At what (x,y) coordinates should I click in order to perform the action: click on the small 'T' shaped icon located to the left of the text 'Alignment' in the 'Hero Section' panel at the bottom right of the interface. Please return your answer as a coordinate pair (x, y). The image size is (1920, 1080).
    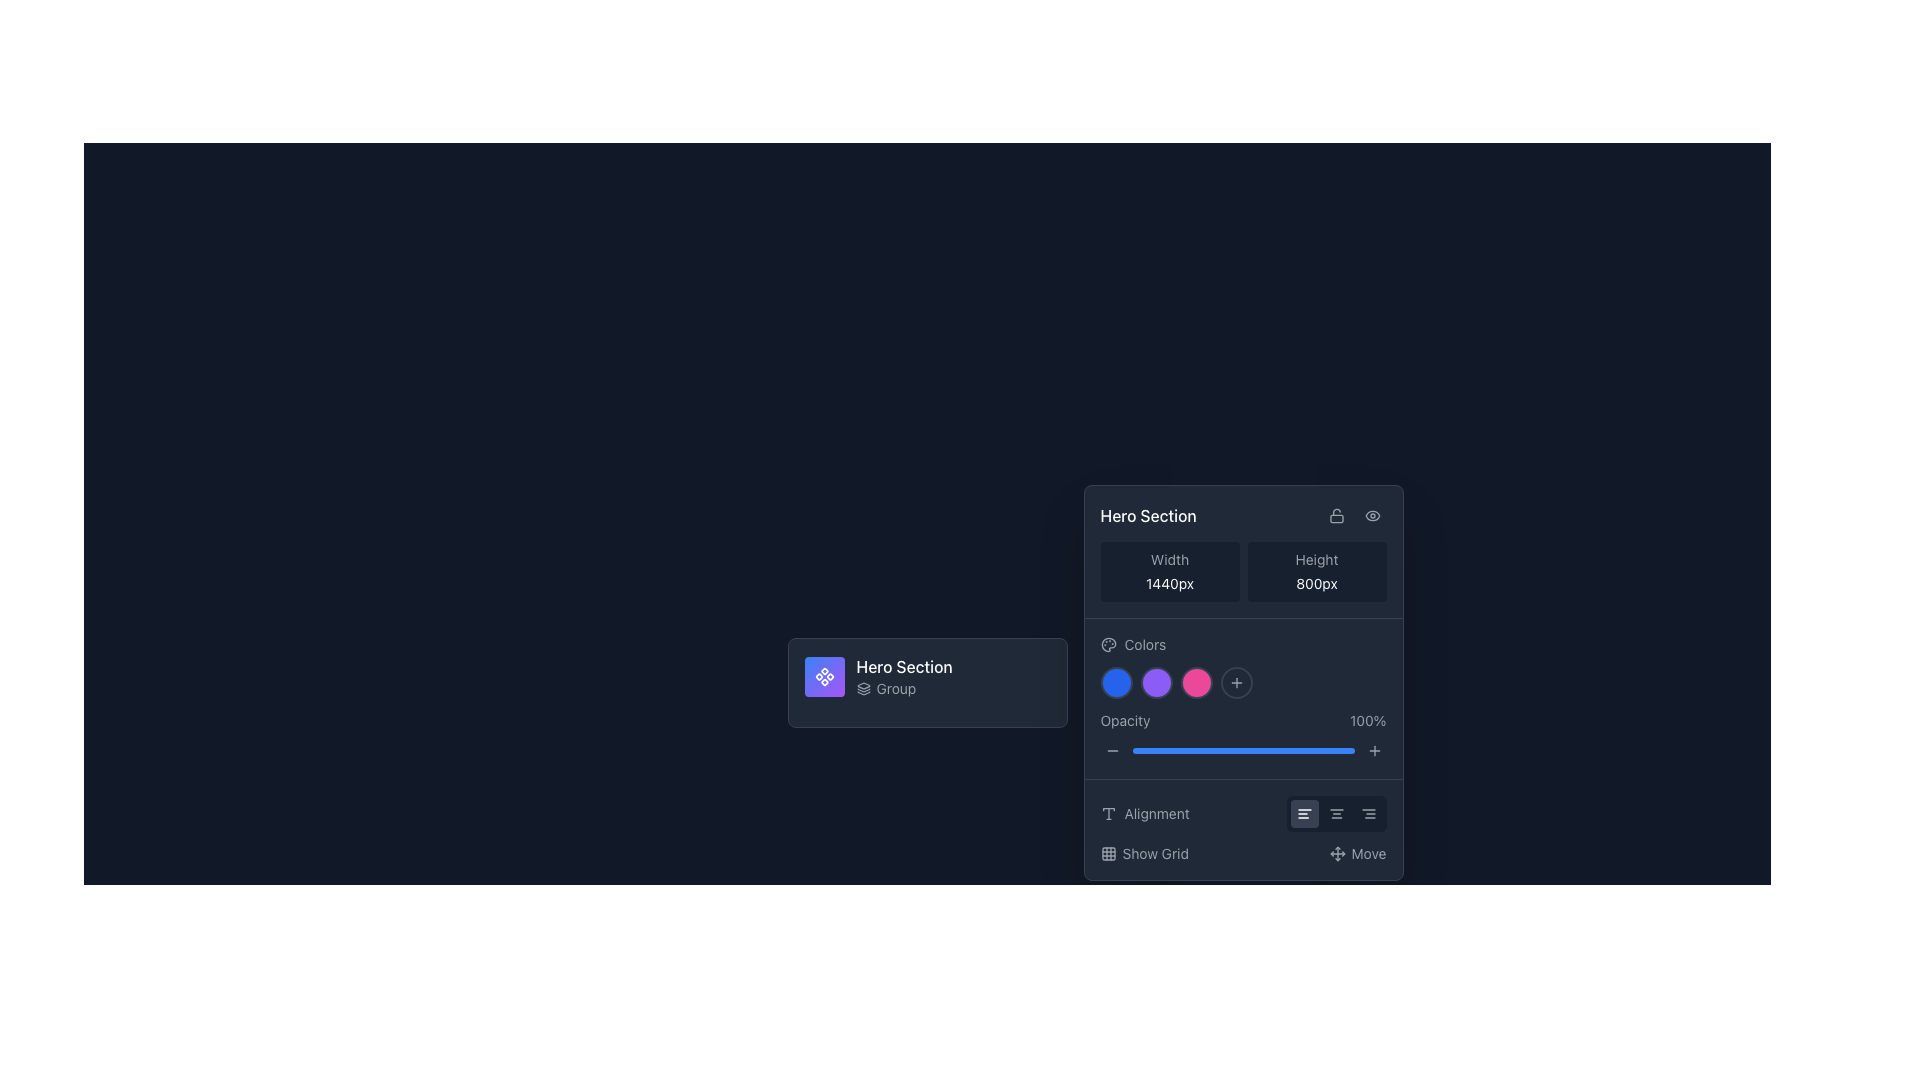
    Looking at the image, I should click on (1107, 813).